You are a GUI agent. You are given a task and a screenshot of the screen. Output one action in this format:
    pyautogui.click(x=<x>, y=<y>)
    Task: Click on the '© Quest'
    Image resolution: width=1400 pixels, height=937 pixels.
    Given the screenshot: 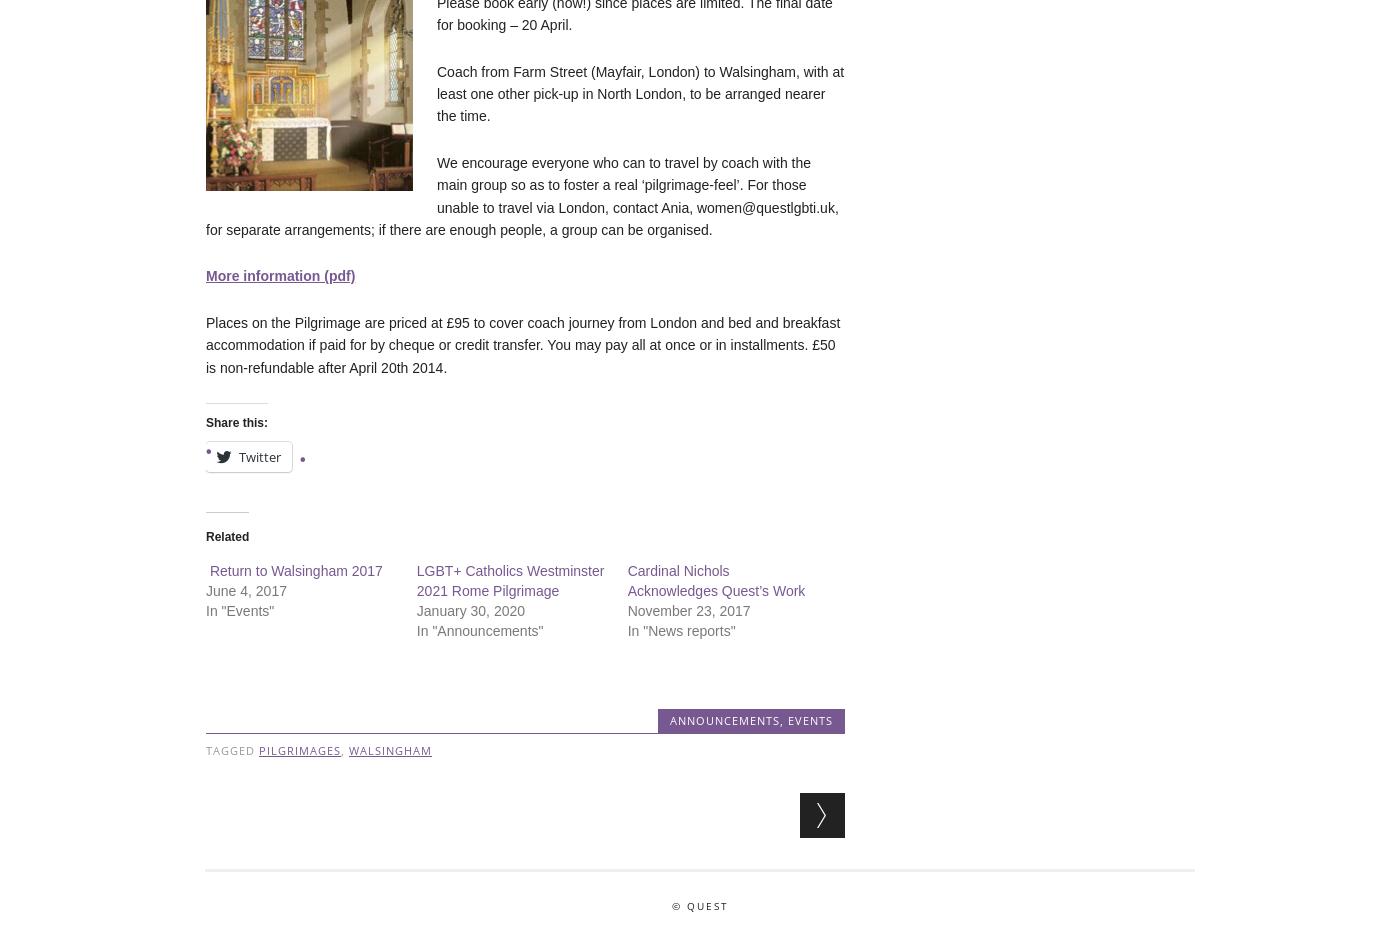 What is the action you would take?
    pyautogui.click(x=699, y=904)
    